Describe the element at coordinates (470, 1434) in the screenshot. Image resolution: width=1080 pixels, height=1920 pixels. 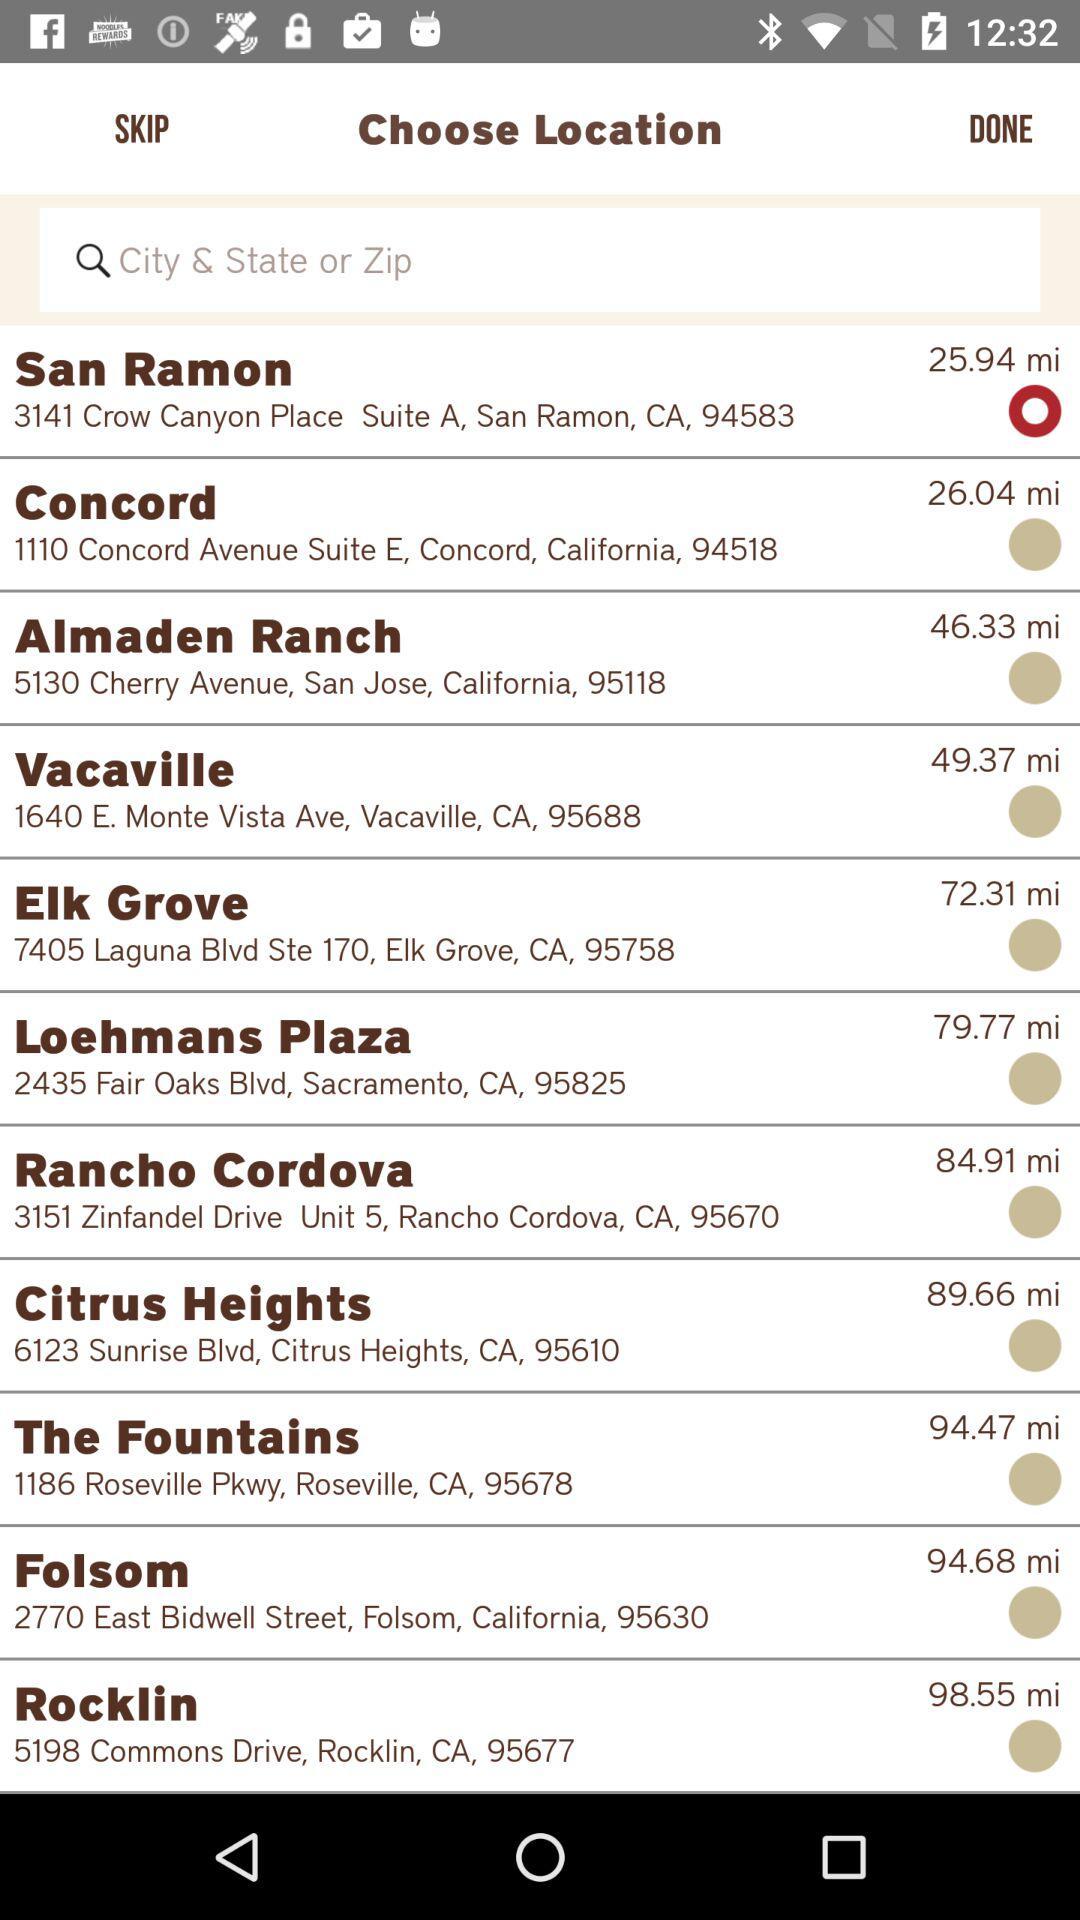
I see `item to the left of the 94.47 mi item` at that location.